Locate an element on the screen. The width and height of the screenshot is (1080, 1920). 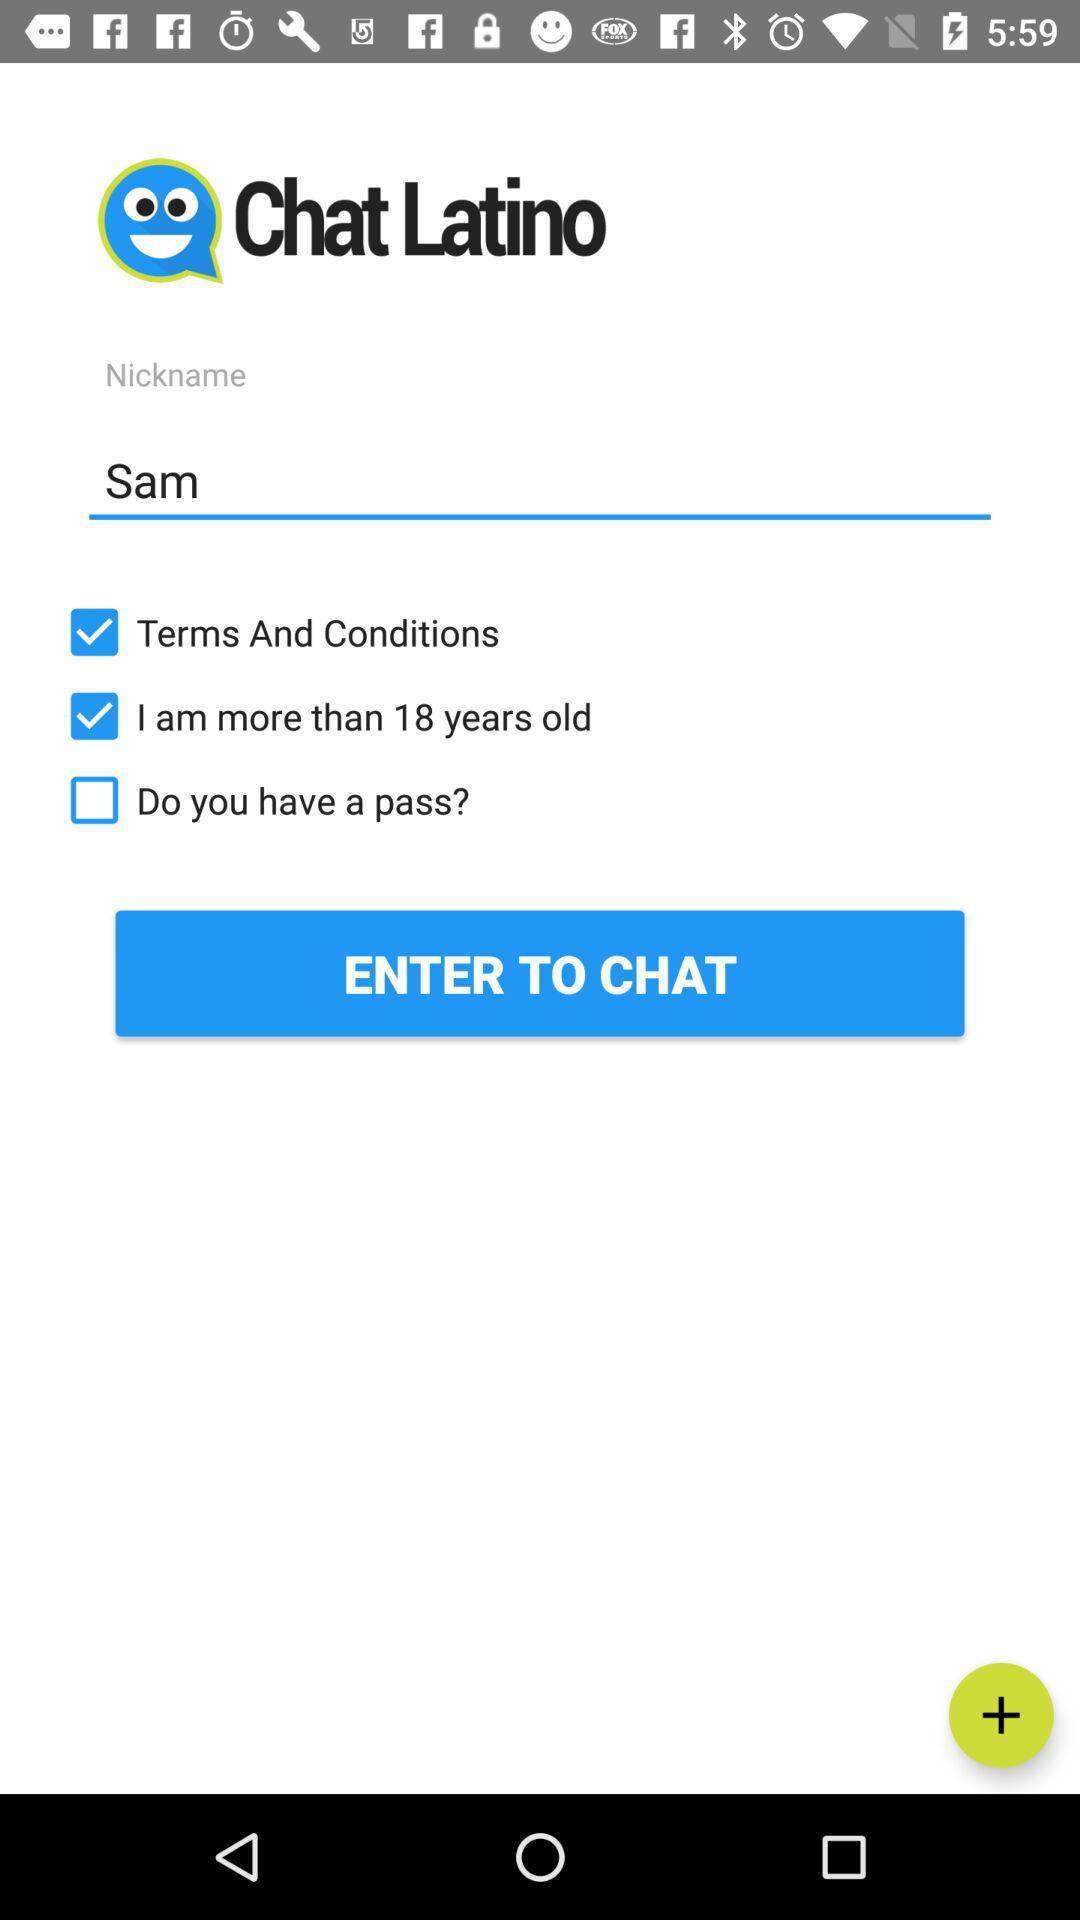
item above the i am more item is located at coordinates (540, 631).